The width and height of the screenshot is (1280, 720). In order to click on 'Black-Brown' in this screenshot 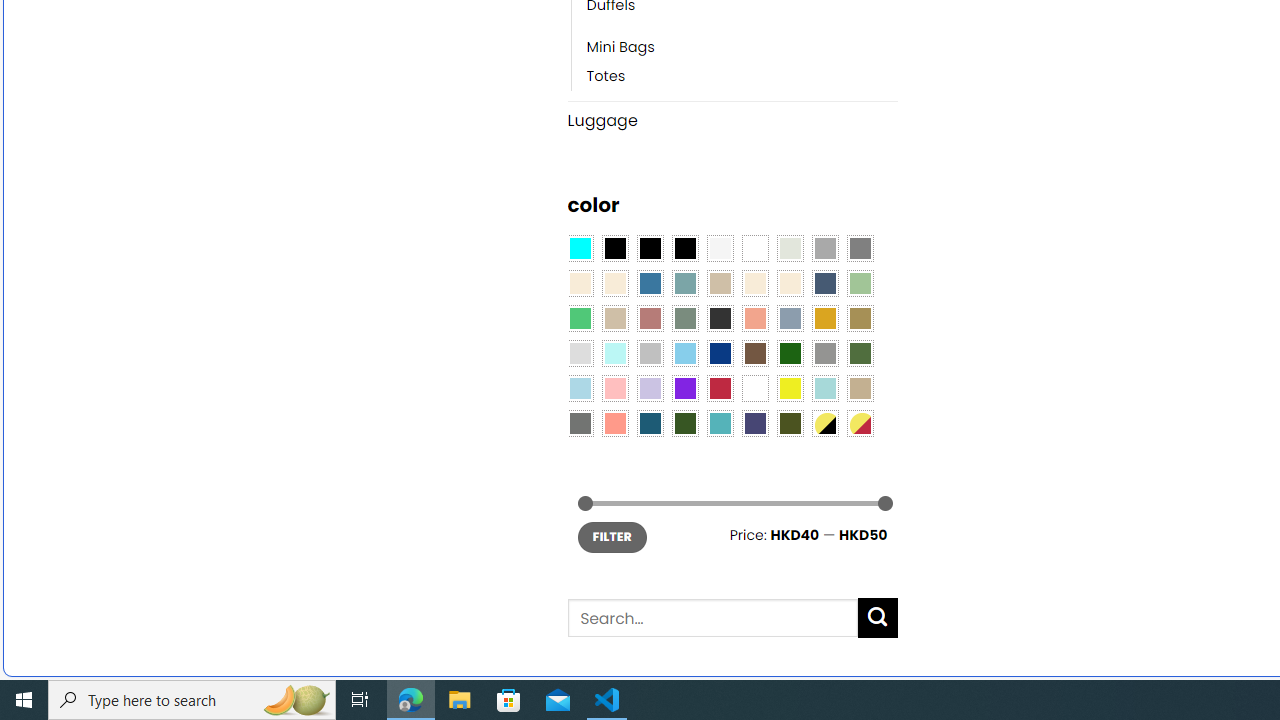, I will do `click(684, 248)`.